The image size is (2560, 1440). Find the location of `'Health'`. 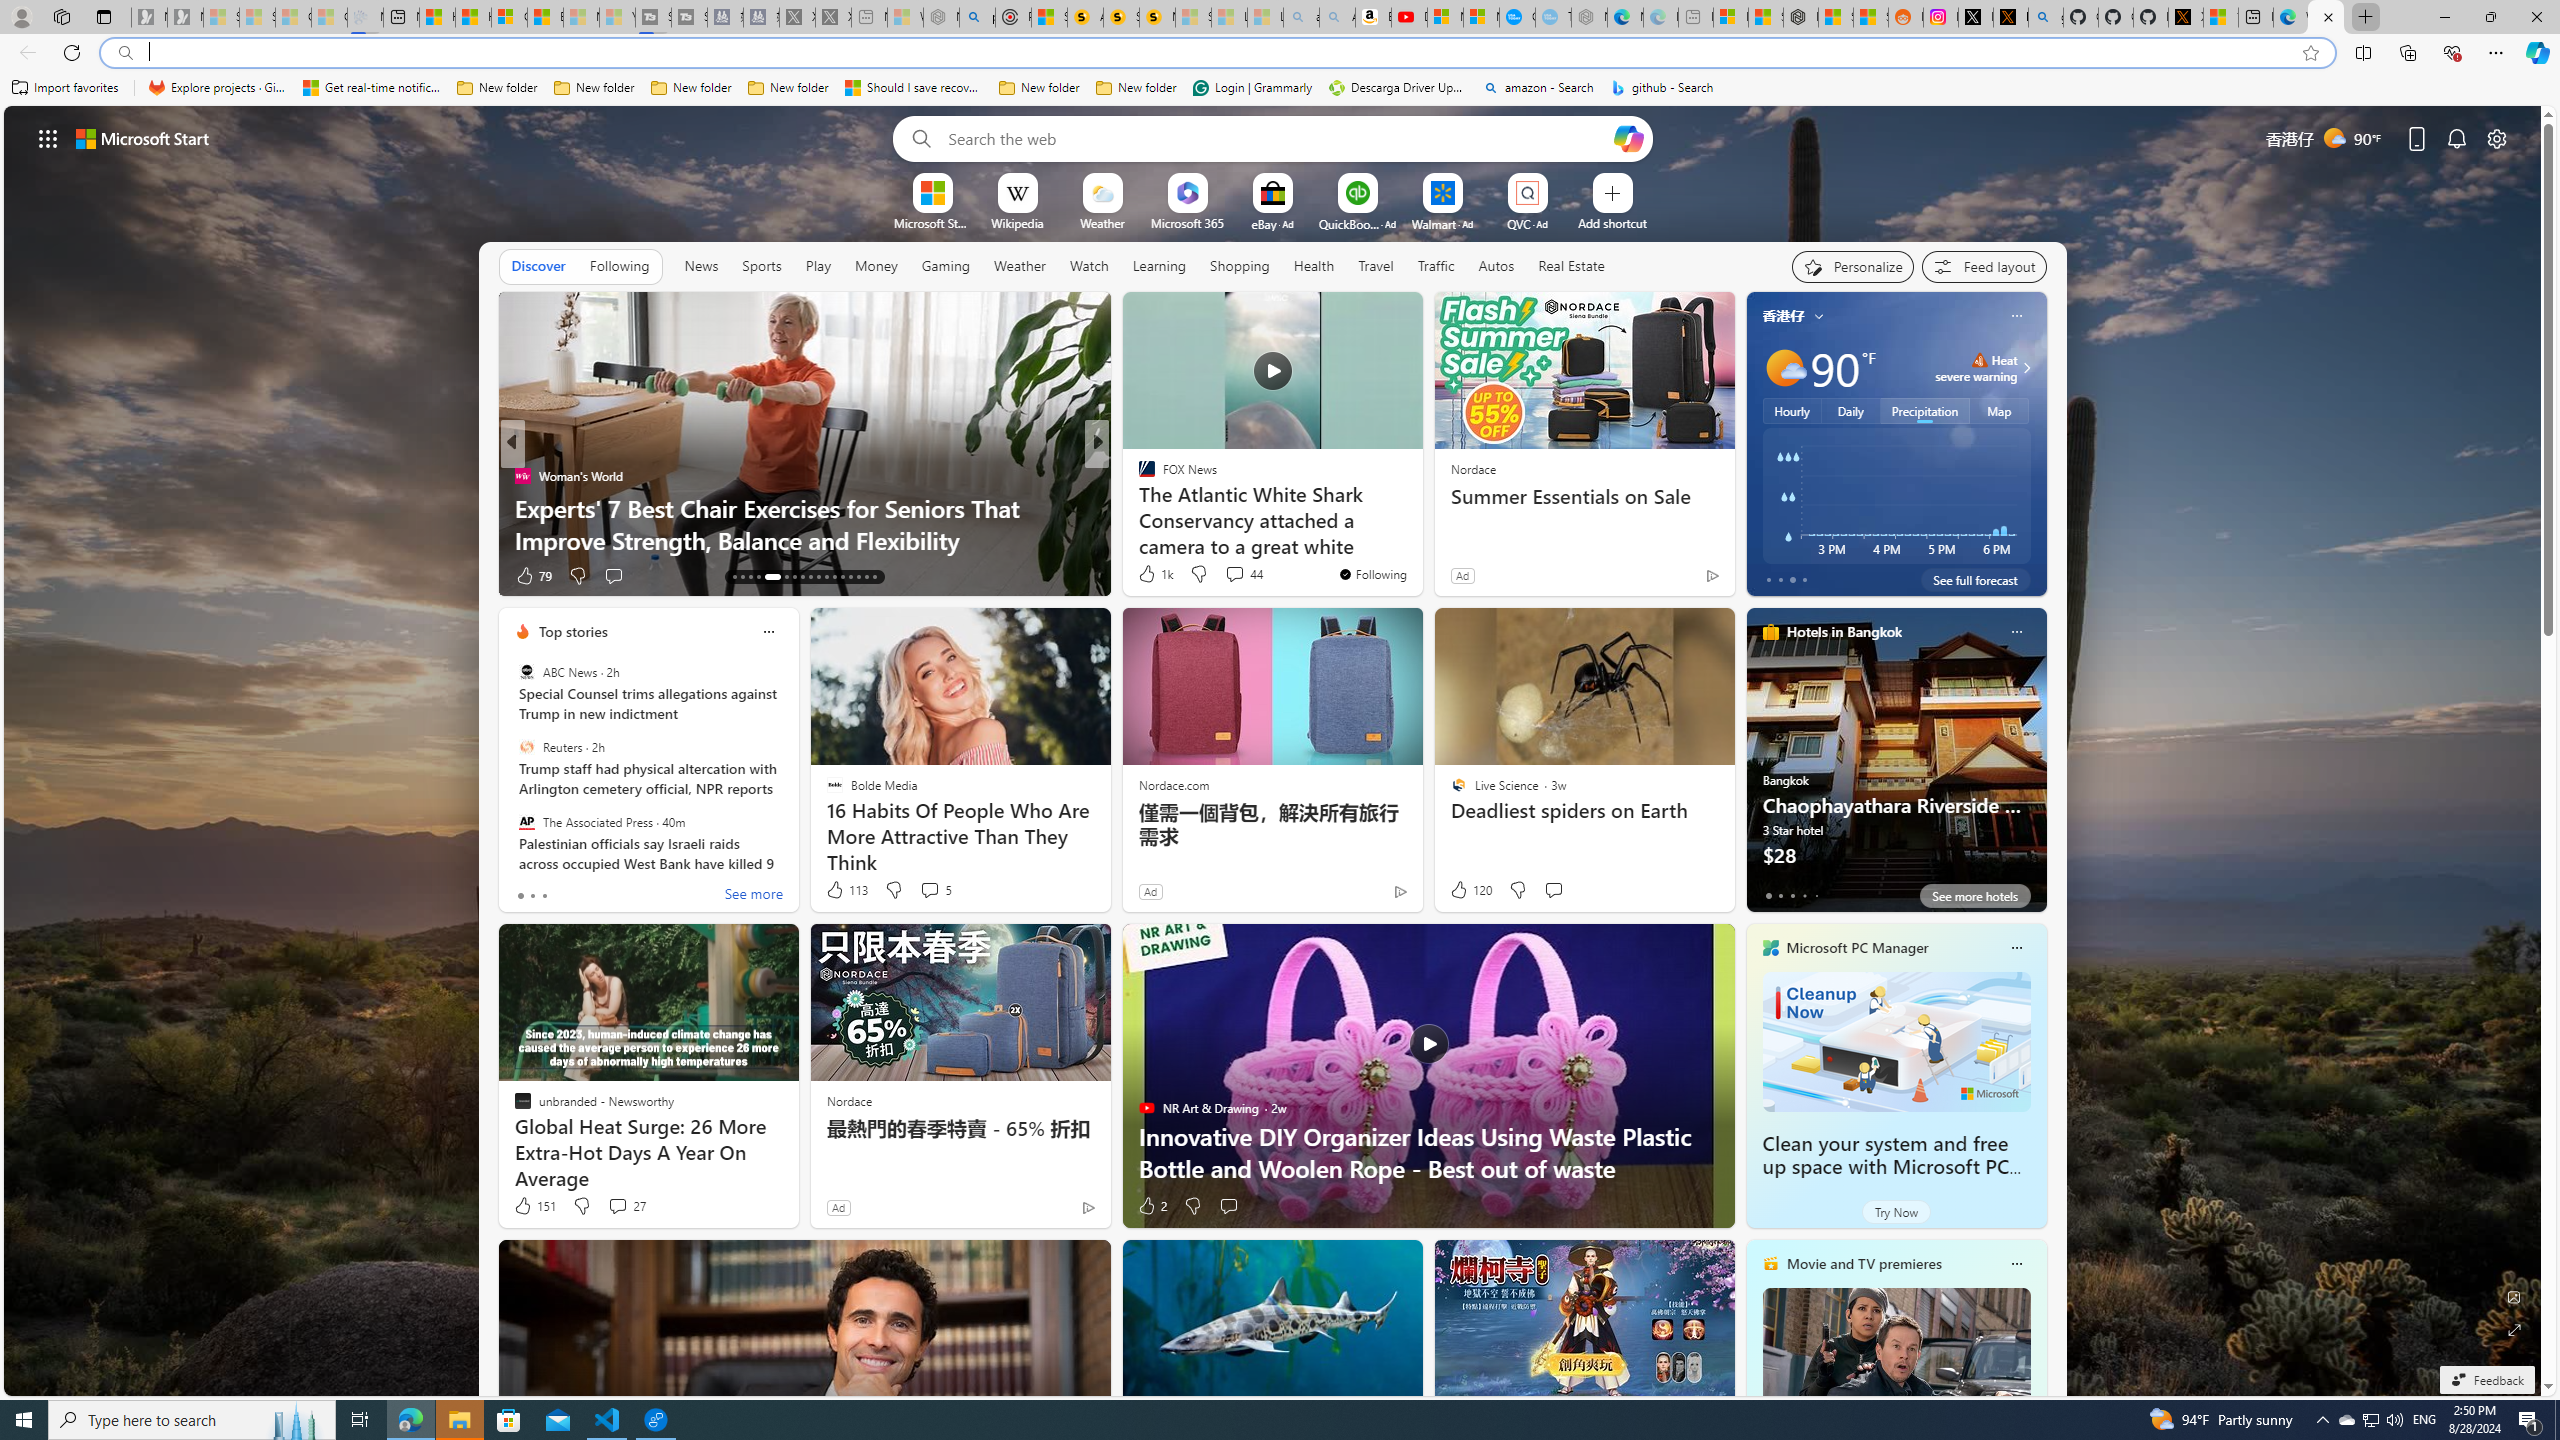

'Health' is located at coordinates (1312, 264).